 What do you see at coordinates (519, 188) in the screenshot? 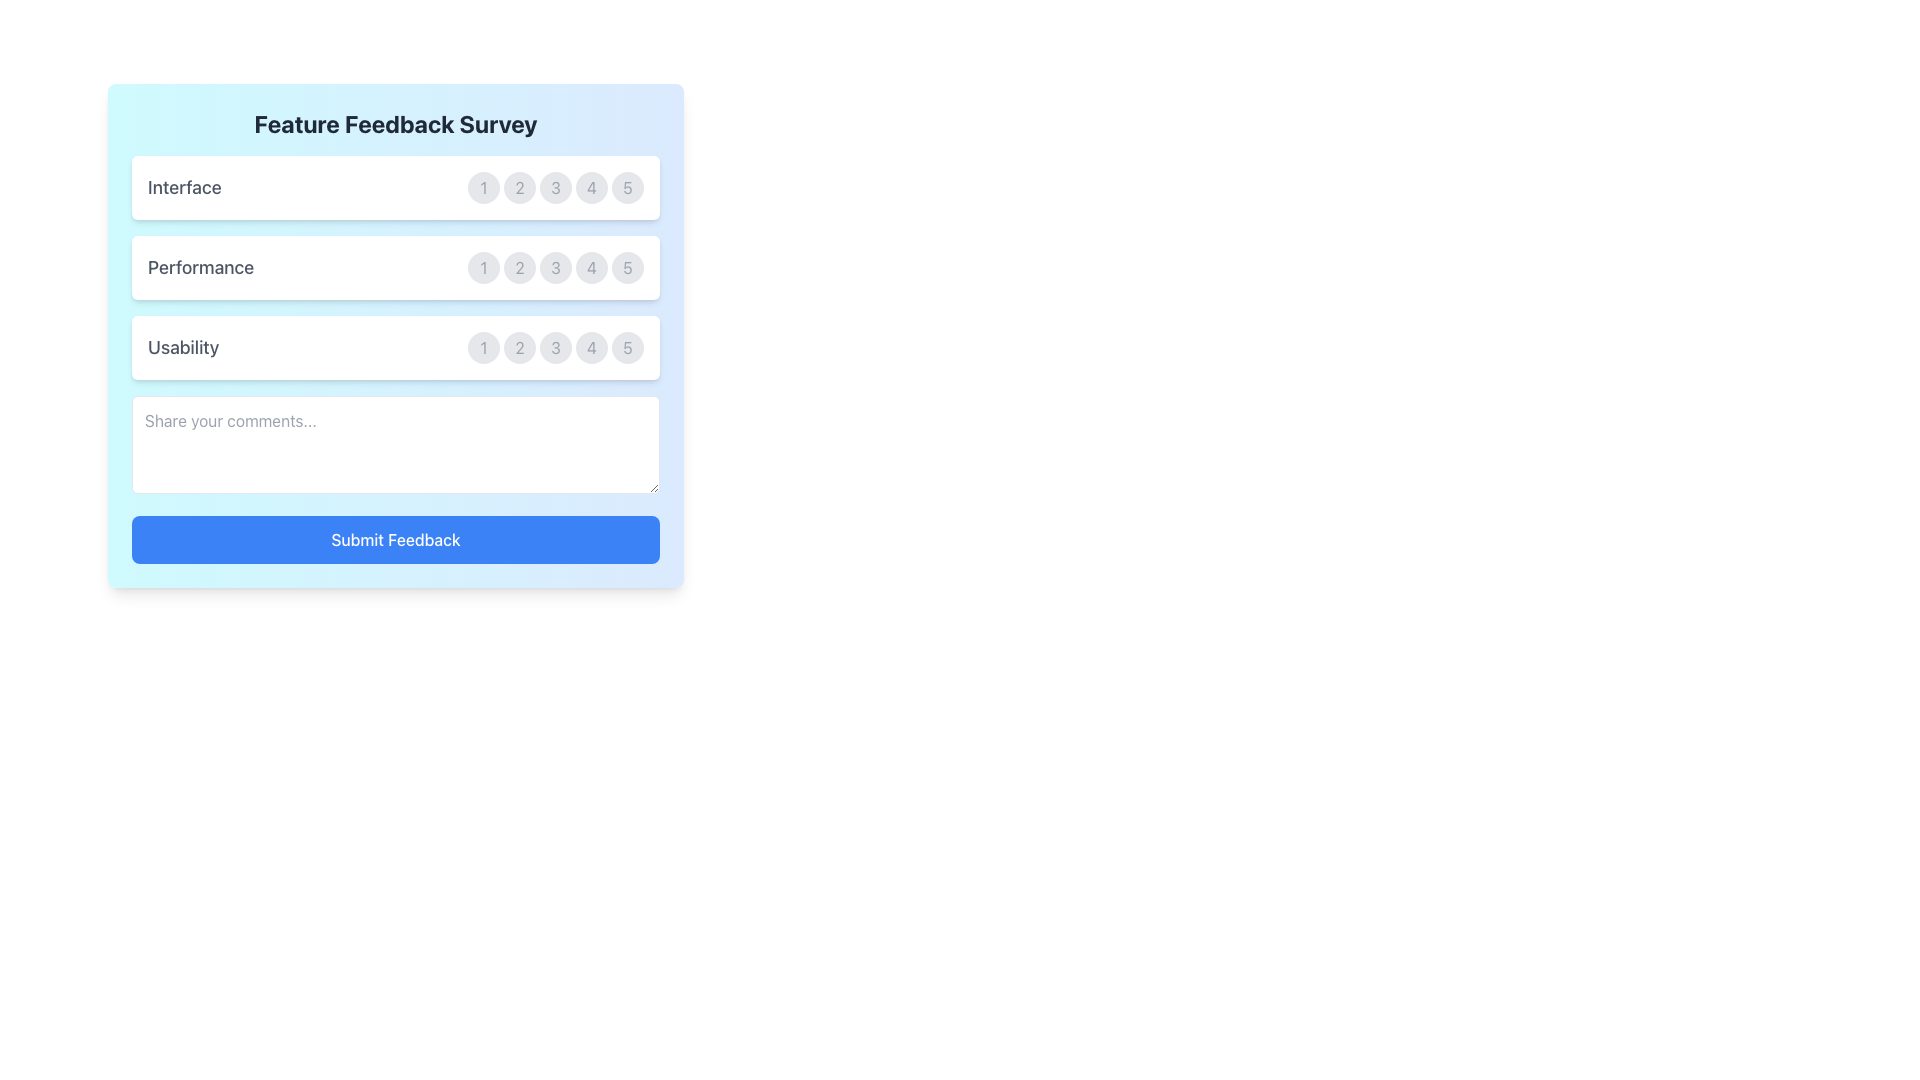
I see `the rounded button with a gray background displaying the number '2'` at bounding box center [519, 188].